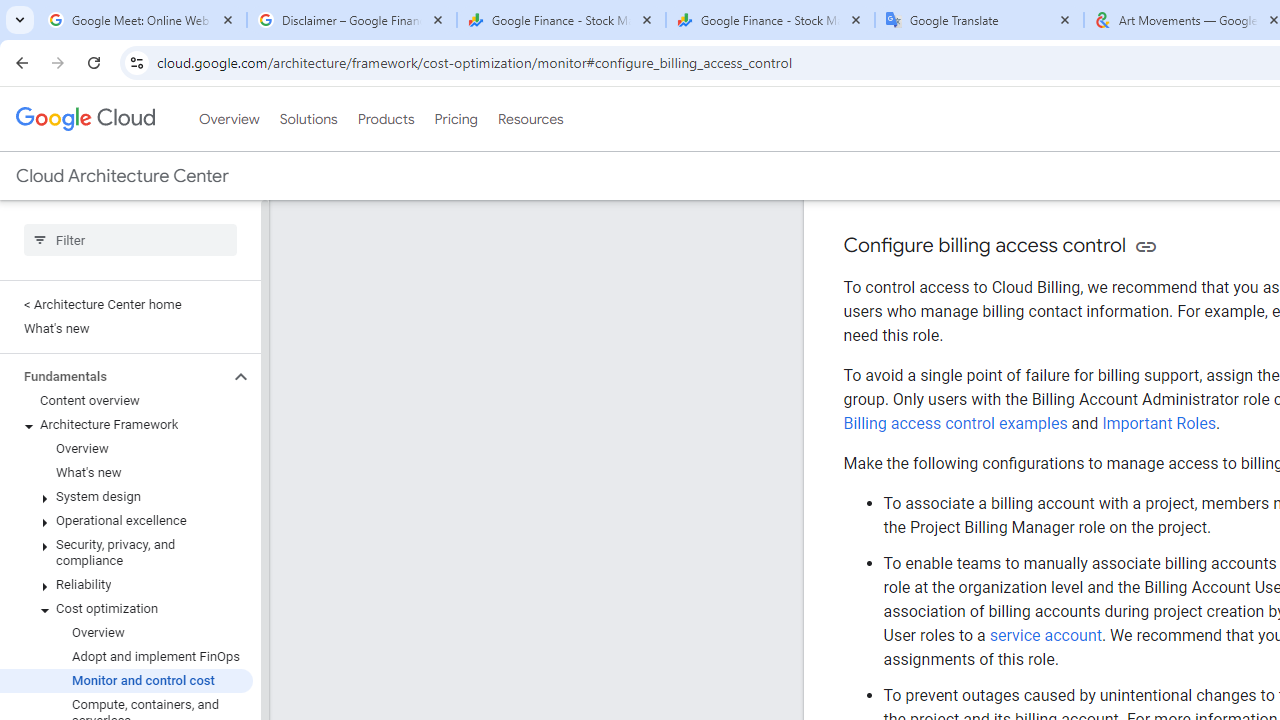 The width and height of the screenshot is (1280, 720). Describe the element at coordinates (125, 424) in the screenshot. I see `'Architecture Framework'` at that location.